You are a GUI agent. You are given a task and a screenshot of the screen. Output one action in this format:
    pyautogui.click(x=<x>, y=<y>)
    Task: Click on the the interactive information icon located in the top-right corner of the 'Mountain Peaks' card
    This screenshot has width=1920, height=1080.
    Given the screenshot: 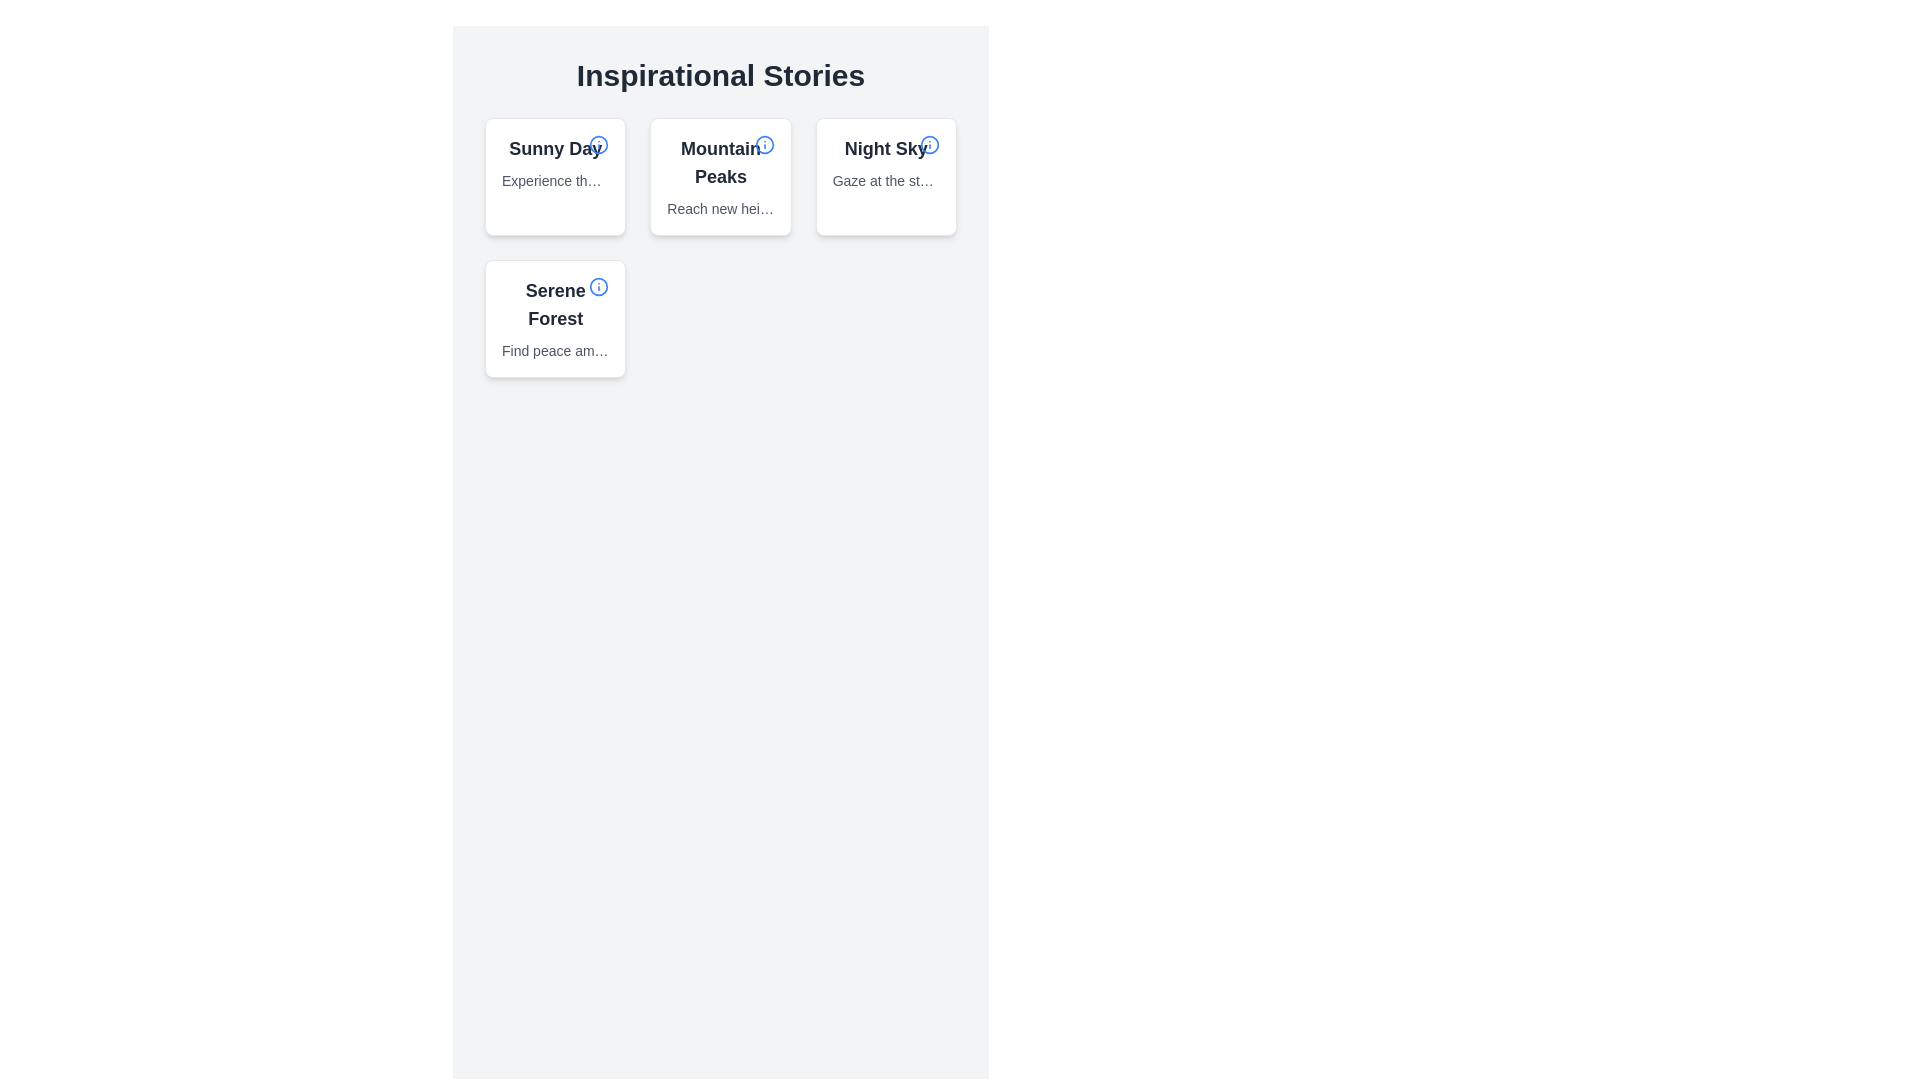 What is the action you would take?
    pyautogui.click(x=763, y=144)
    